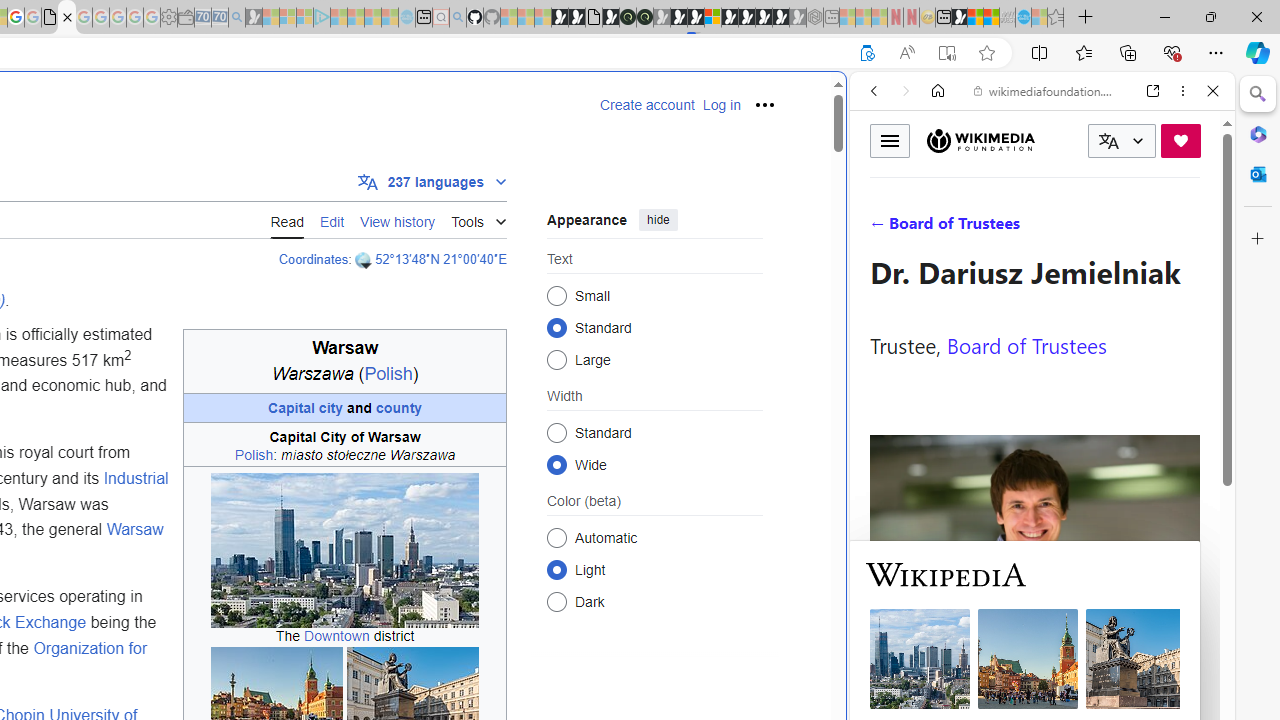  Describe the element at coordinates (337, 636) in the screenshot. I see `'Downtown'` at that location.